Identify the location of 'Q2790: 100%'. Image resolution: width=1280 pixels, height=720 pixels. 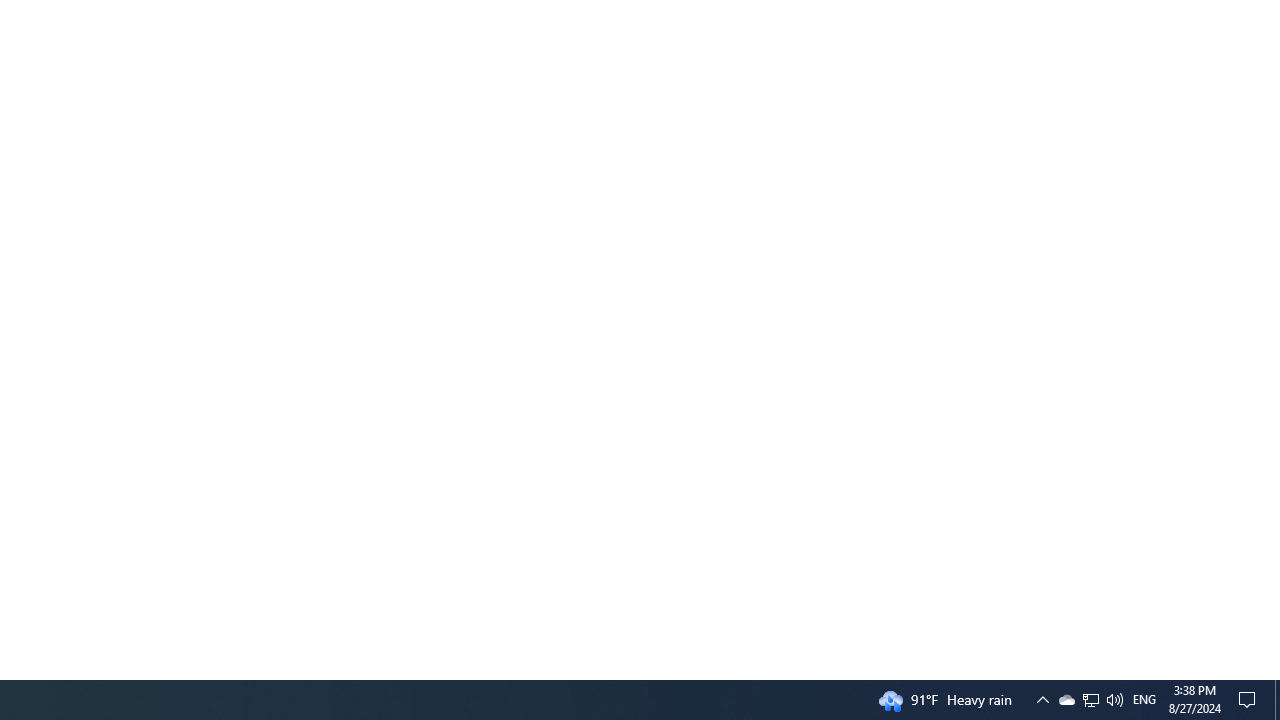
(1113, 698).